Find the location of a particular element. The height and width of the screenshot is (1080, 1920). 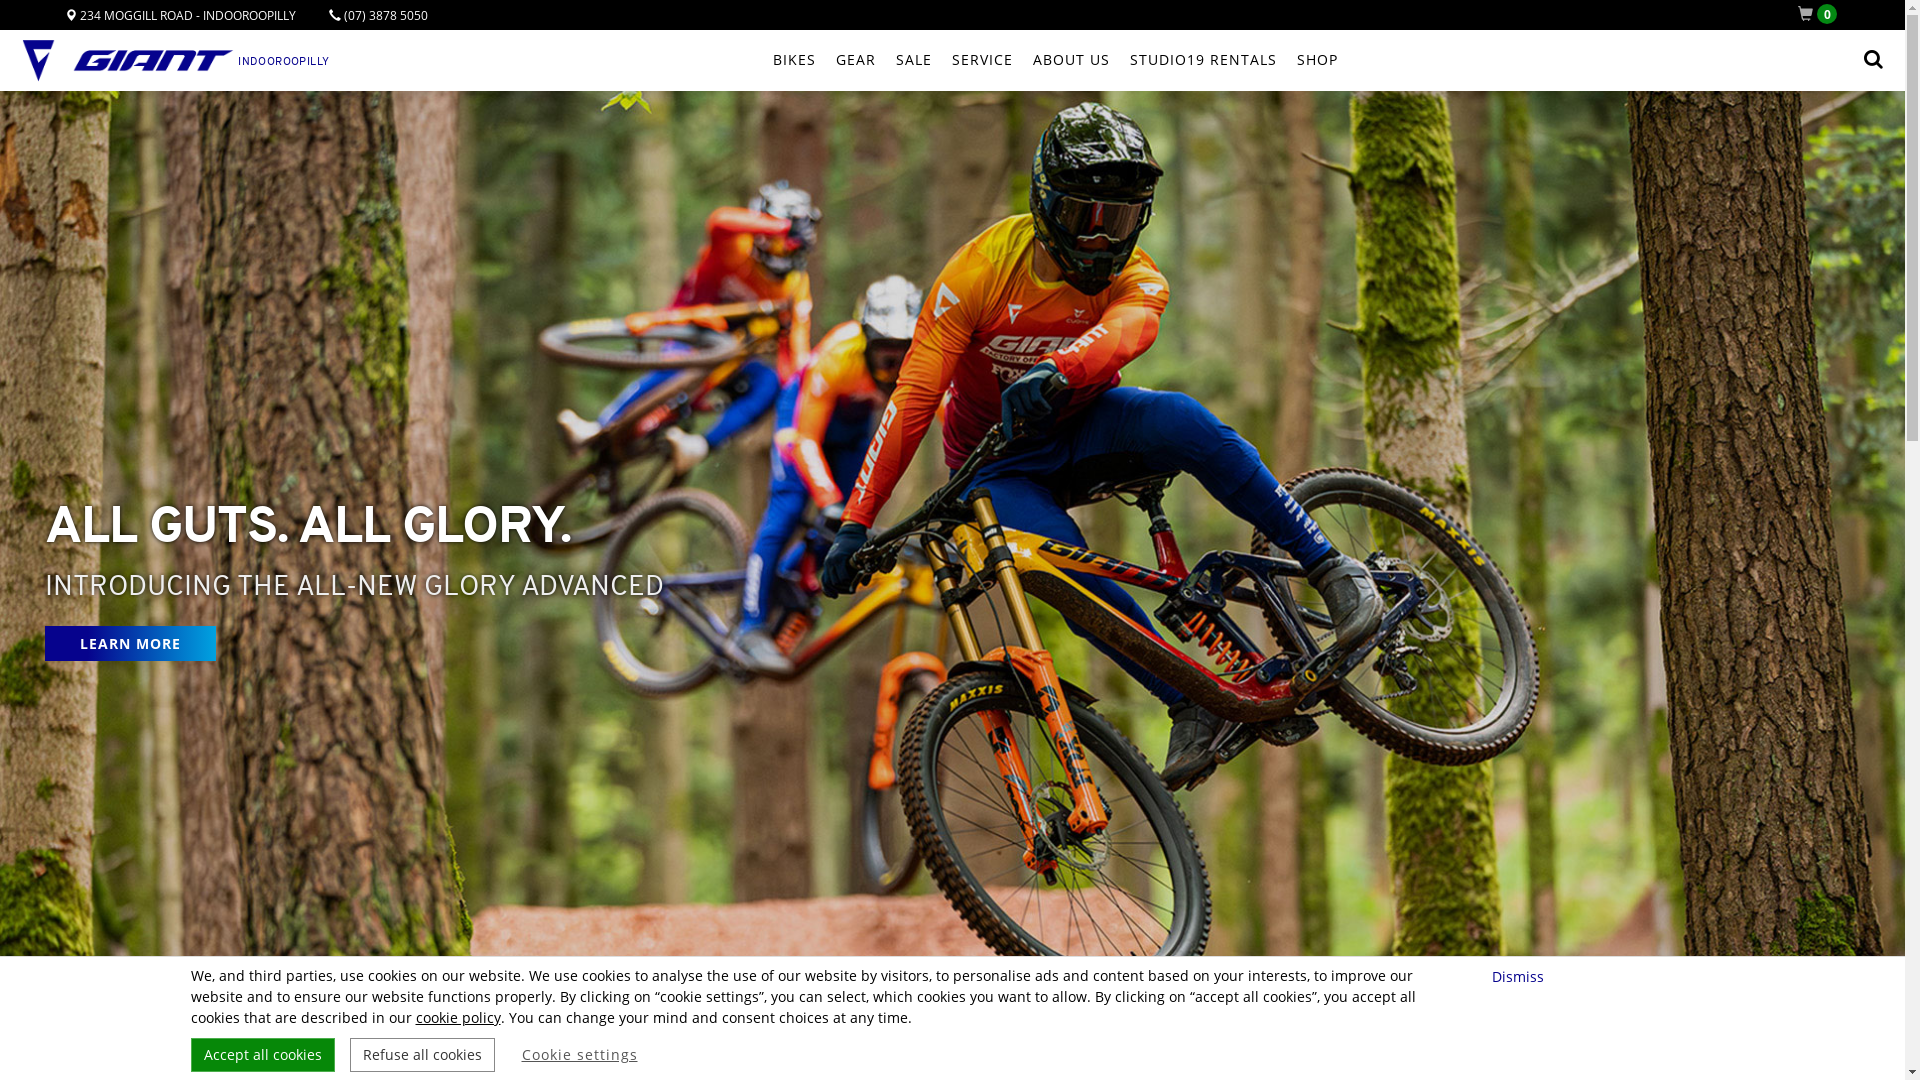

'Cookie settings' is located at coordinates (579, 1054).